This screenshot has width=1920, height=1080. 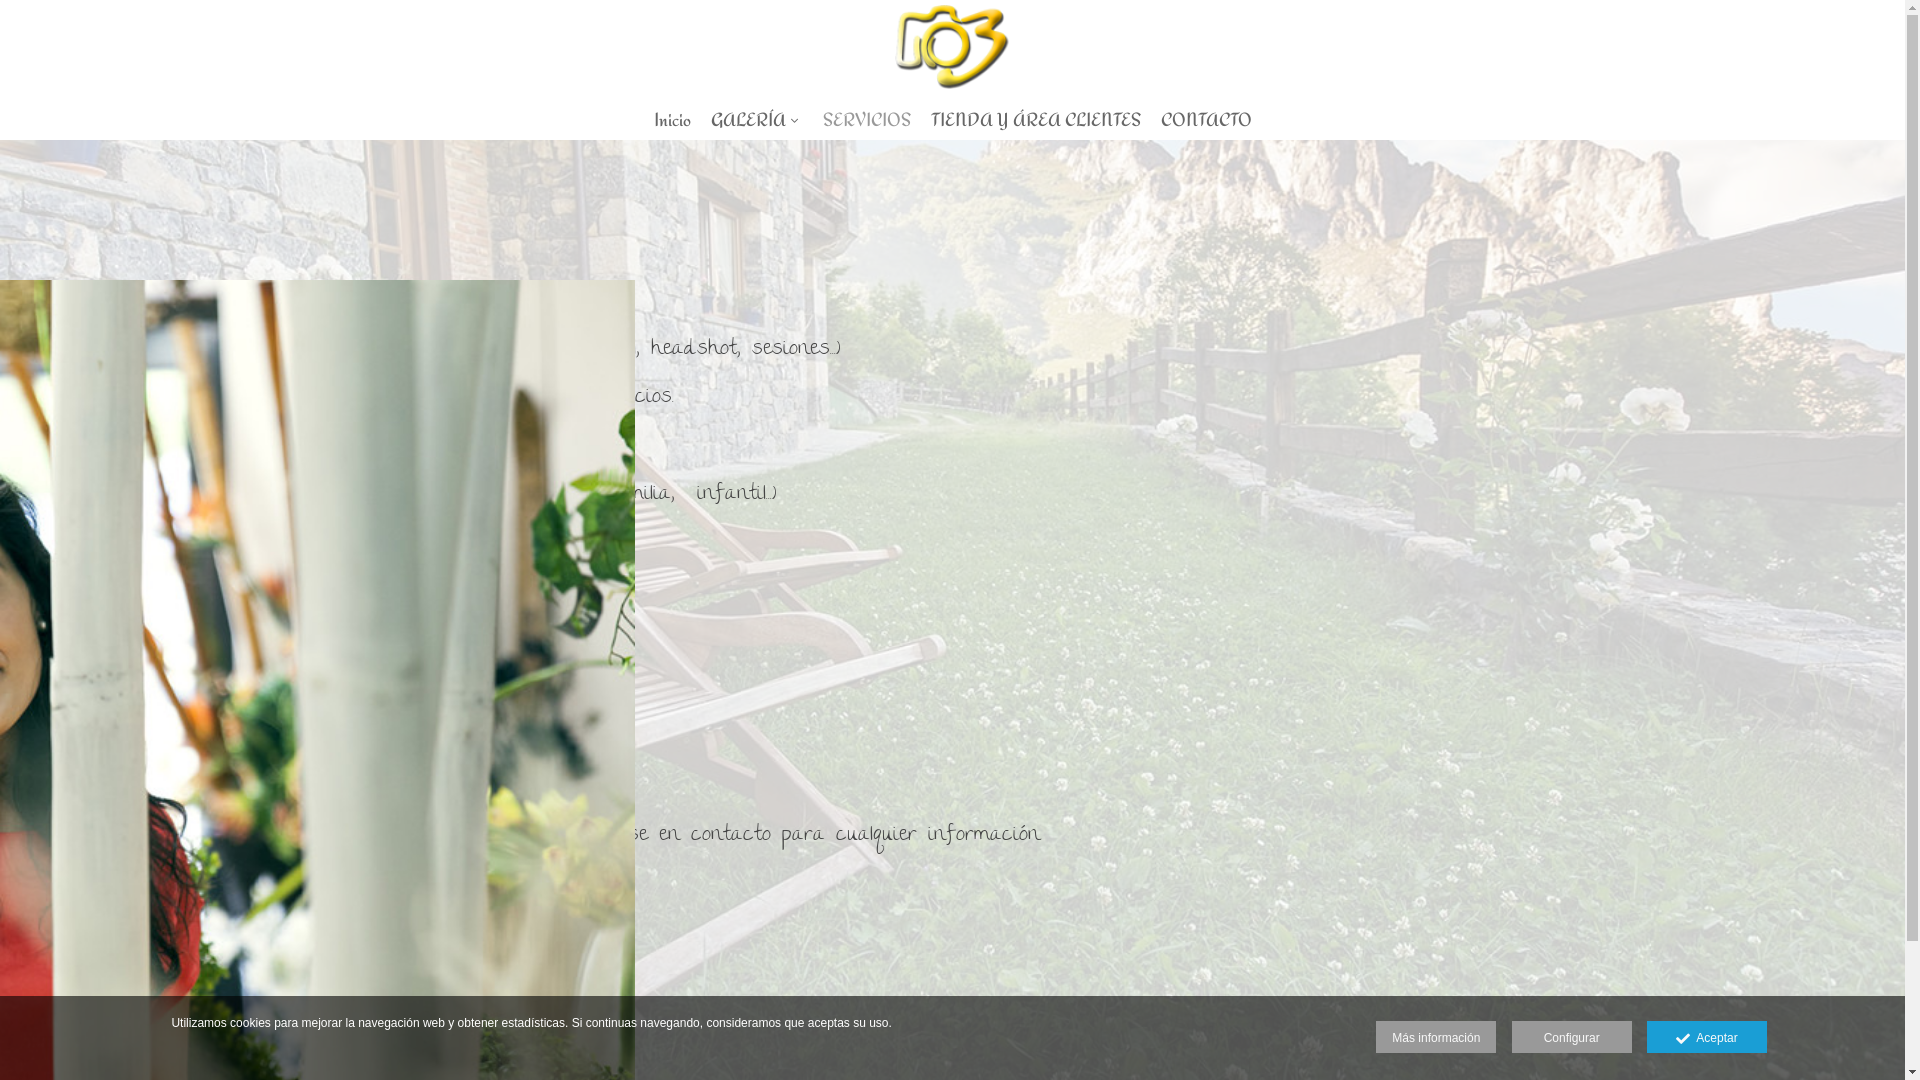 What do you see at coordinates (672, 120) in the screenshot?
I see `'Inicio'` at bounding box center [672, 120].